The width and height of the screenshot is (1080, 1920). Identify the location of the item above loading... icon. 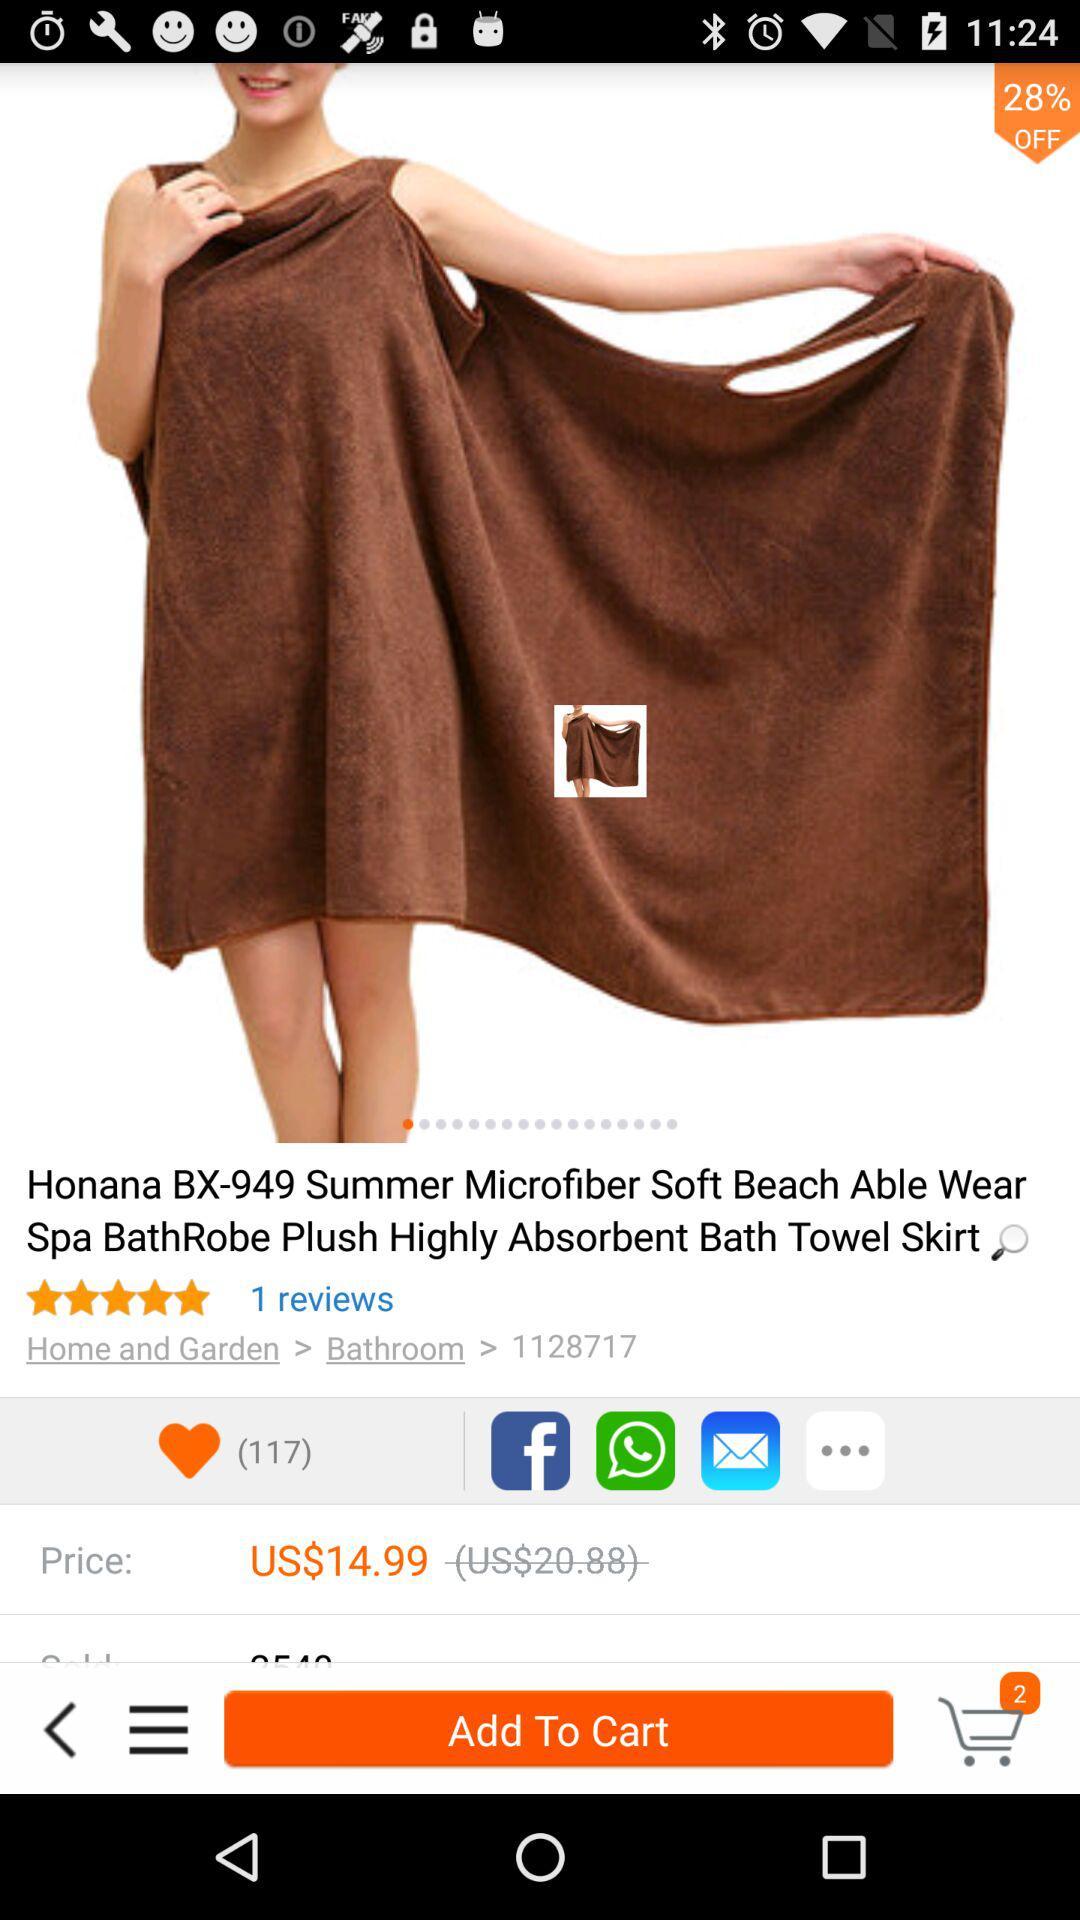
(474, 1124).